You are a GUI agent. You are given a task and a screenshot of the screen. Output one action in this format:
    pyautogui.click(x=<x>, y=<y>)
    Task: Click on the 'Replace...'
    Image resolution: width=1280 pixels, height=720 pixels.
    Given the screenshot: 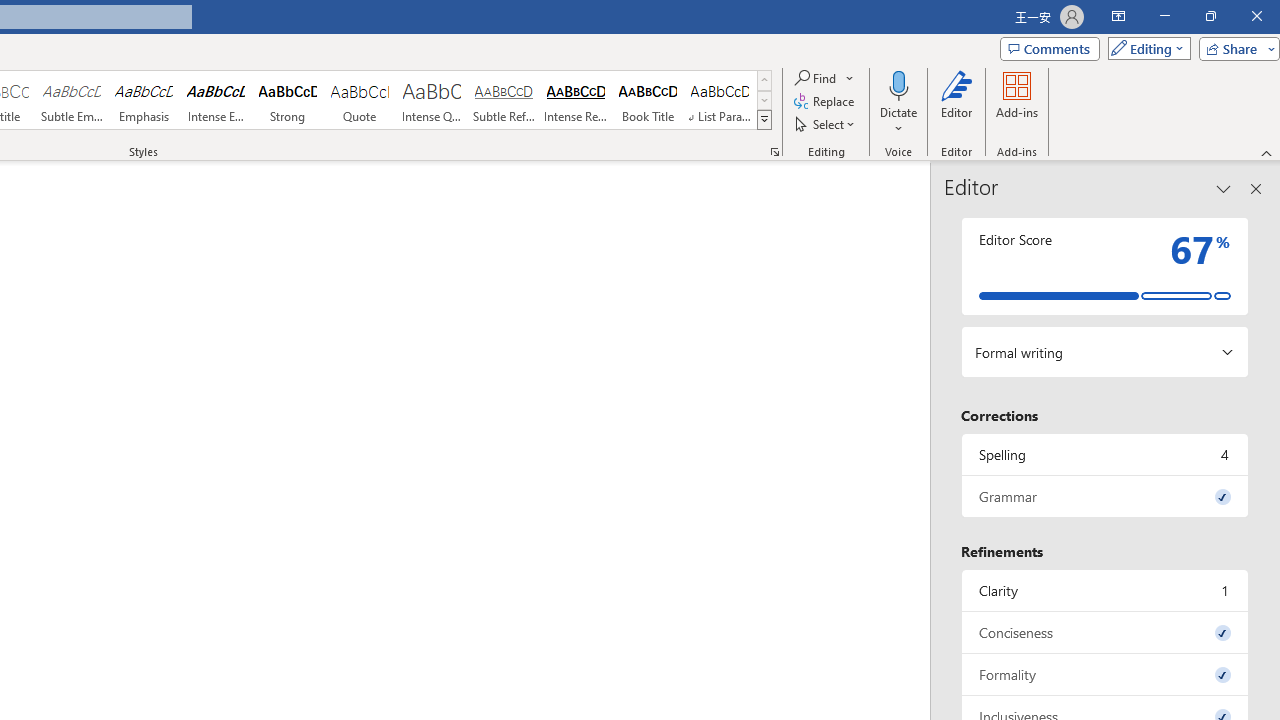 What is the action you would take?
    pyautogui.click(x=826, y=101)
    